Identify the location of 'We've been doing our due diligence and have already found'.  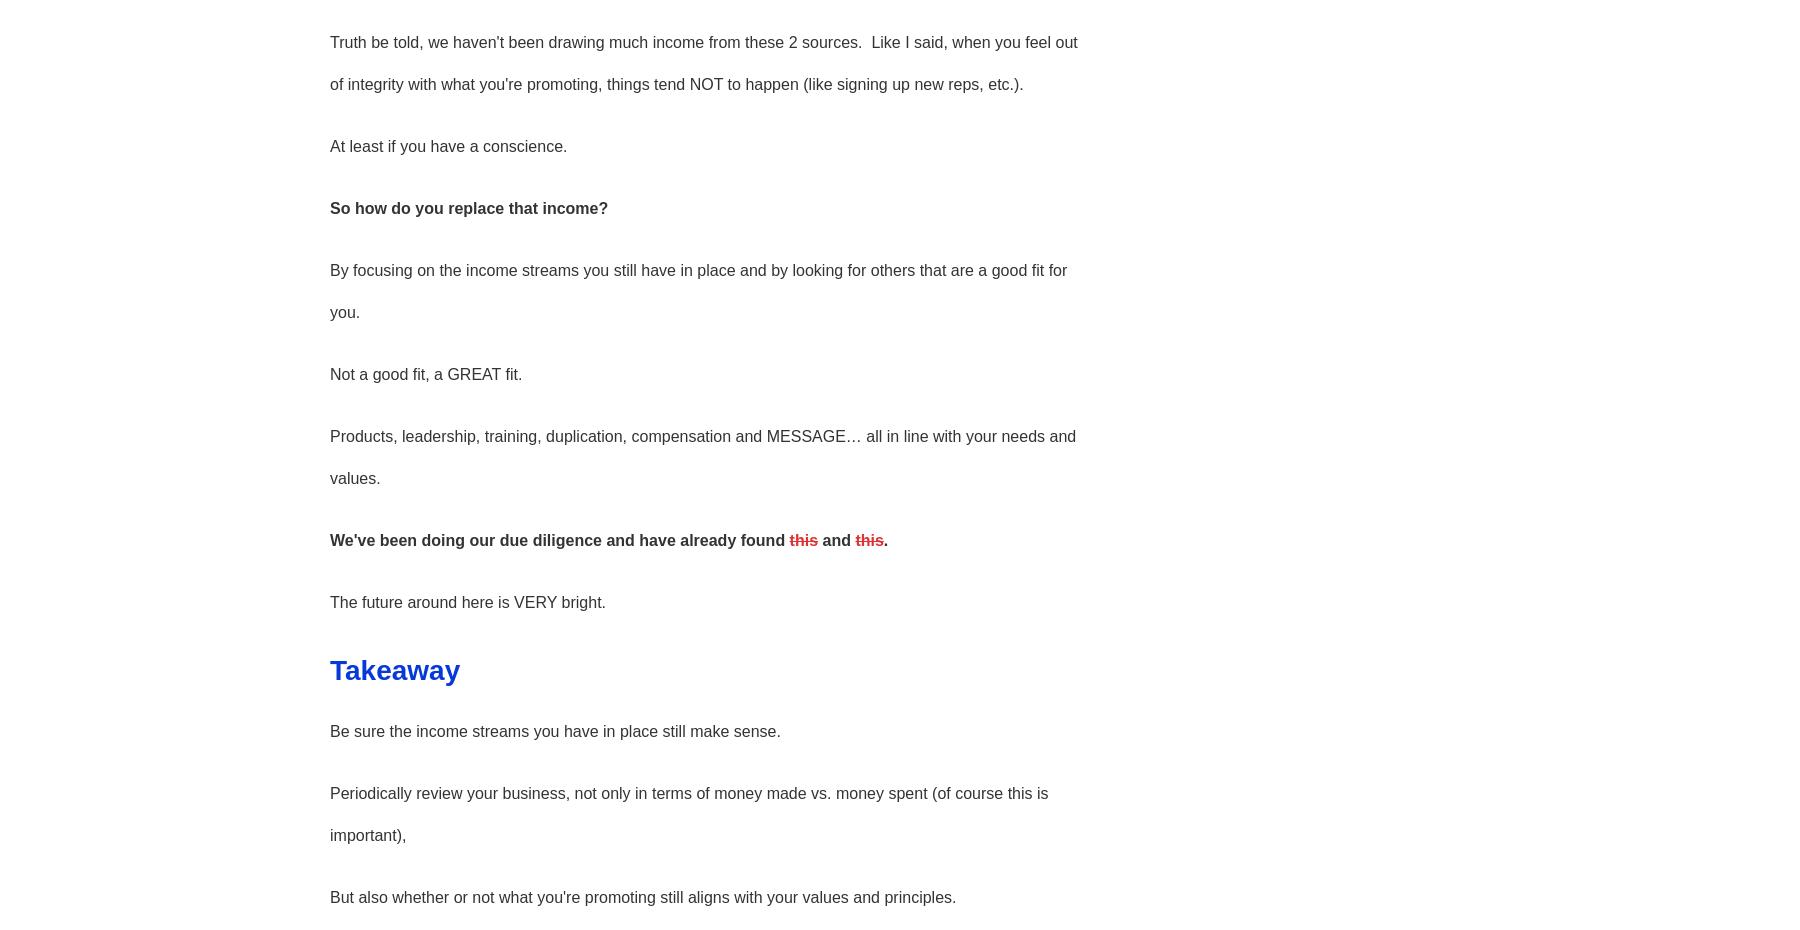
(328, 538).